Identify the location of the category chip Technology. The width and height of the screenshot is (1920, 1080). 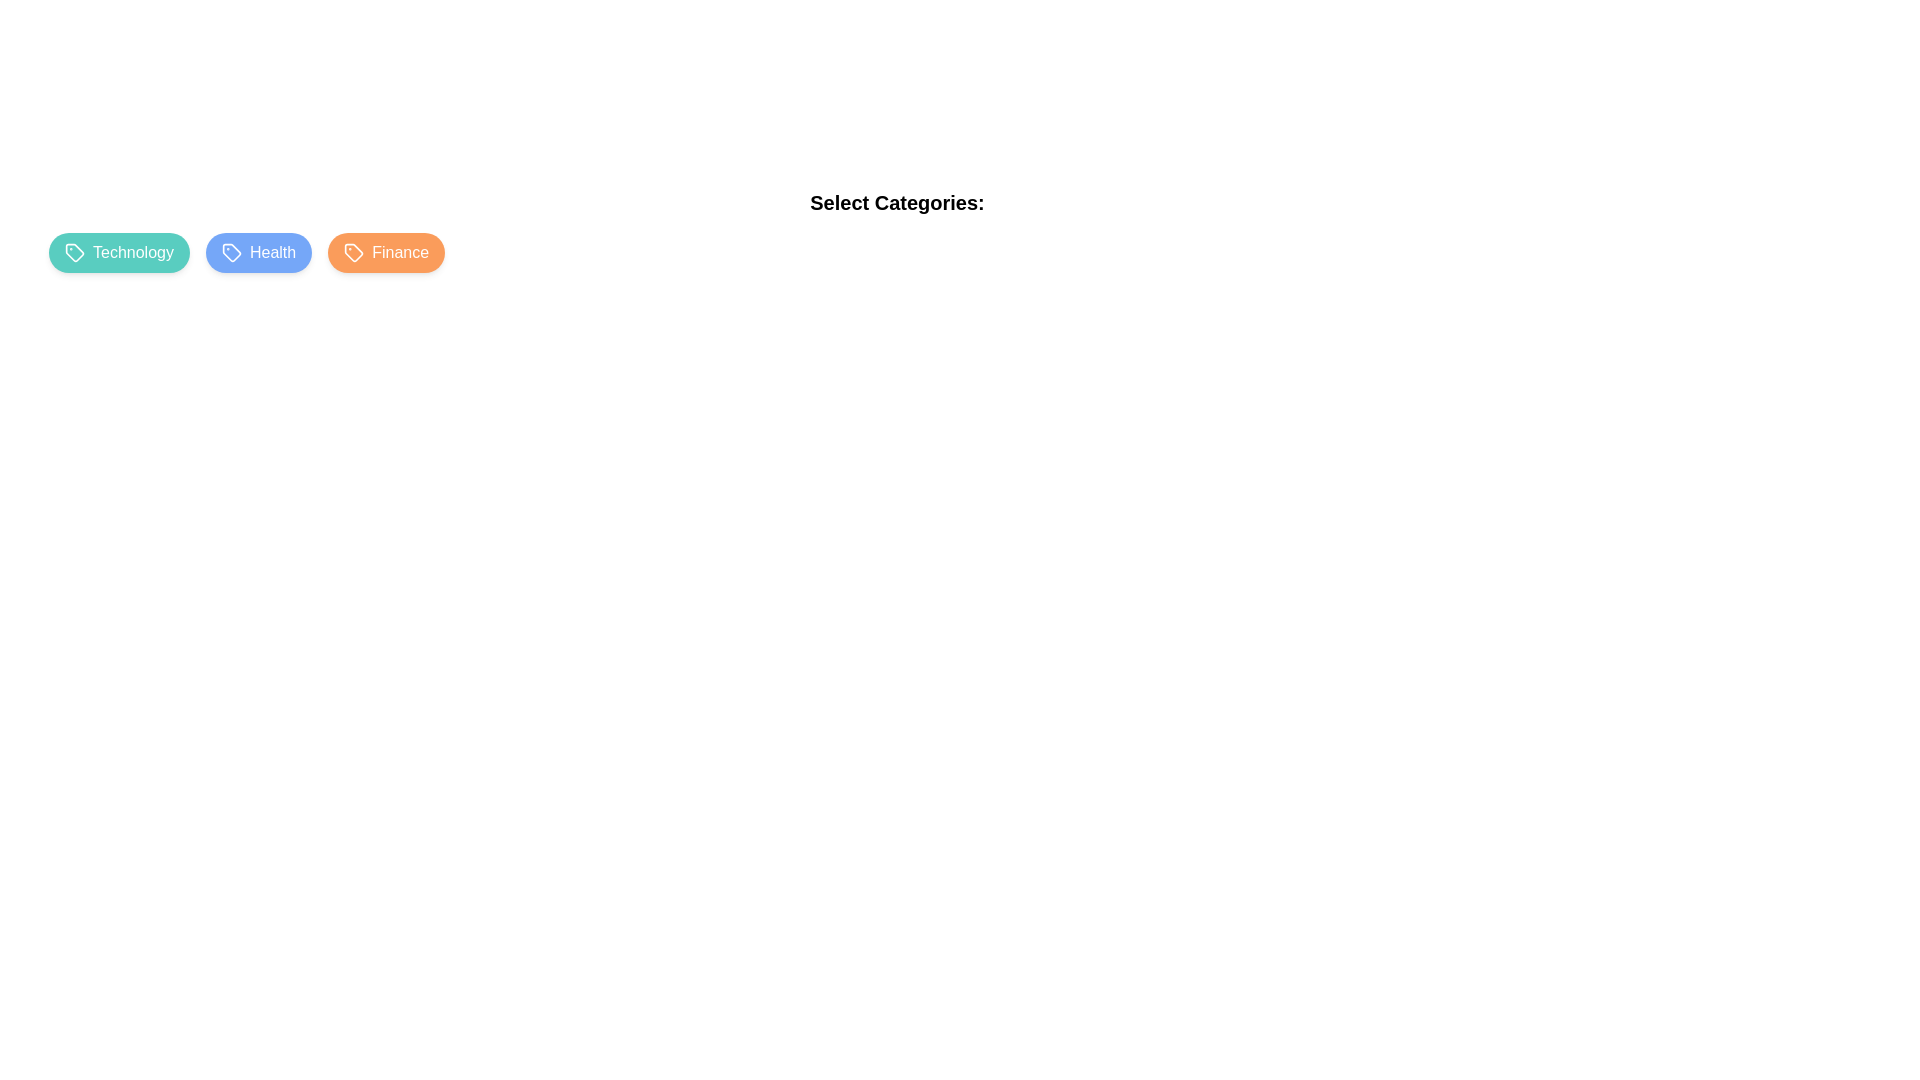
(118, 252).